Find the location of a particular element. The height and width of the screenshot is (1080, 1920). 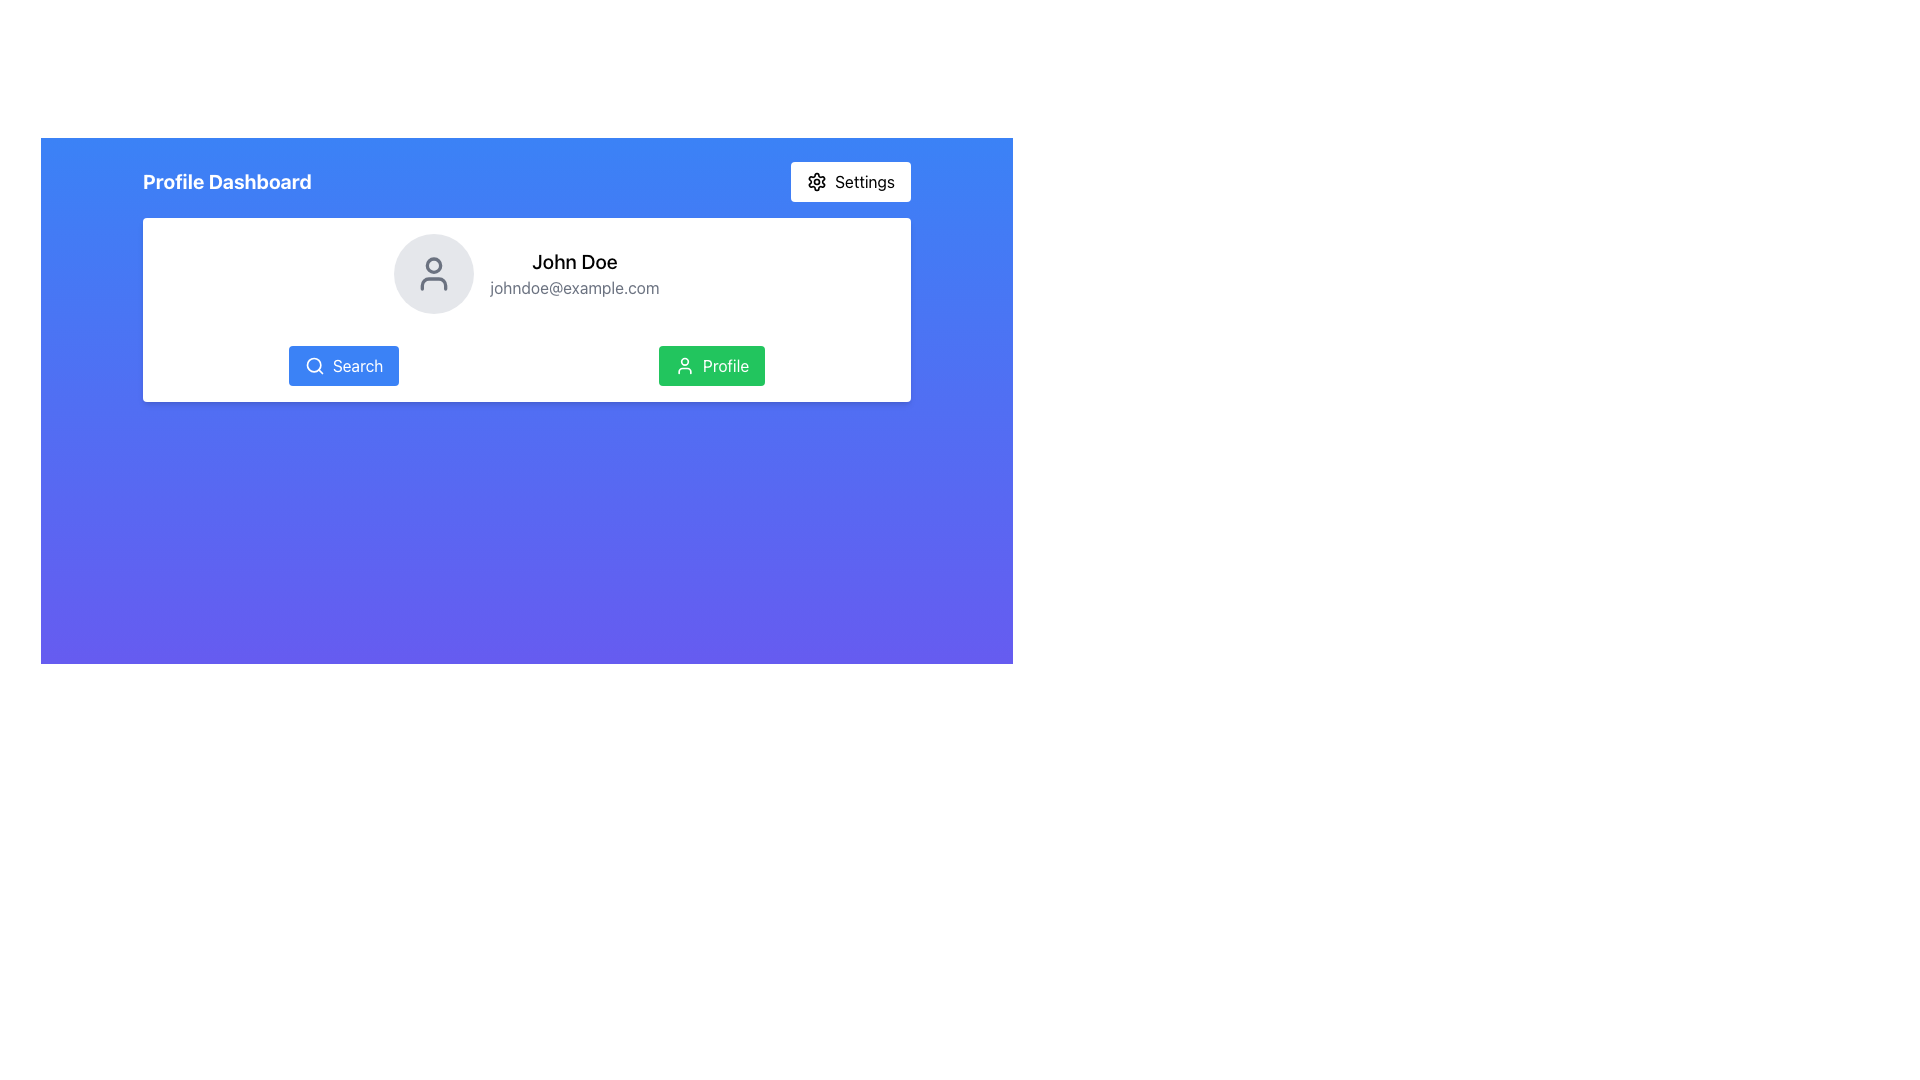

the first SVG graphical element that symbolizes settings, located in the top-right corner of the application interface near the 'Settings' label is located at coordinates (817, 181).